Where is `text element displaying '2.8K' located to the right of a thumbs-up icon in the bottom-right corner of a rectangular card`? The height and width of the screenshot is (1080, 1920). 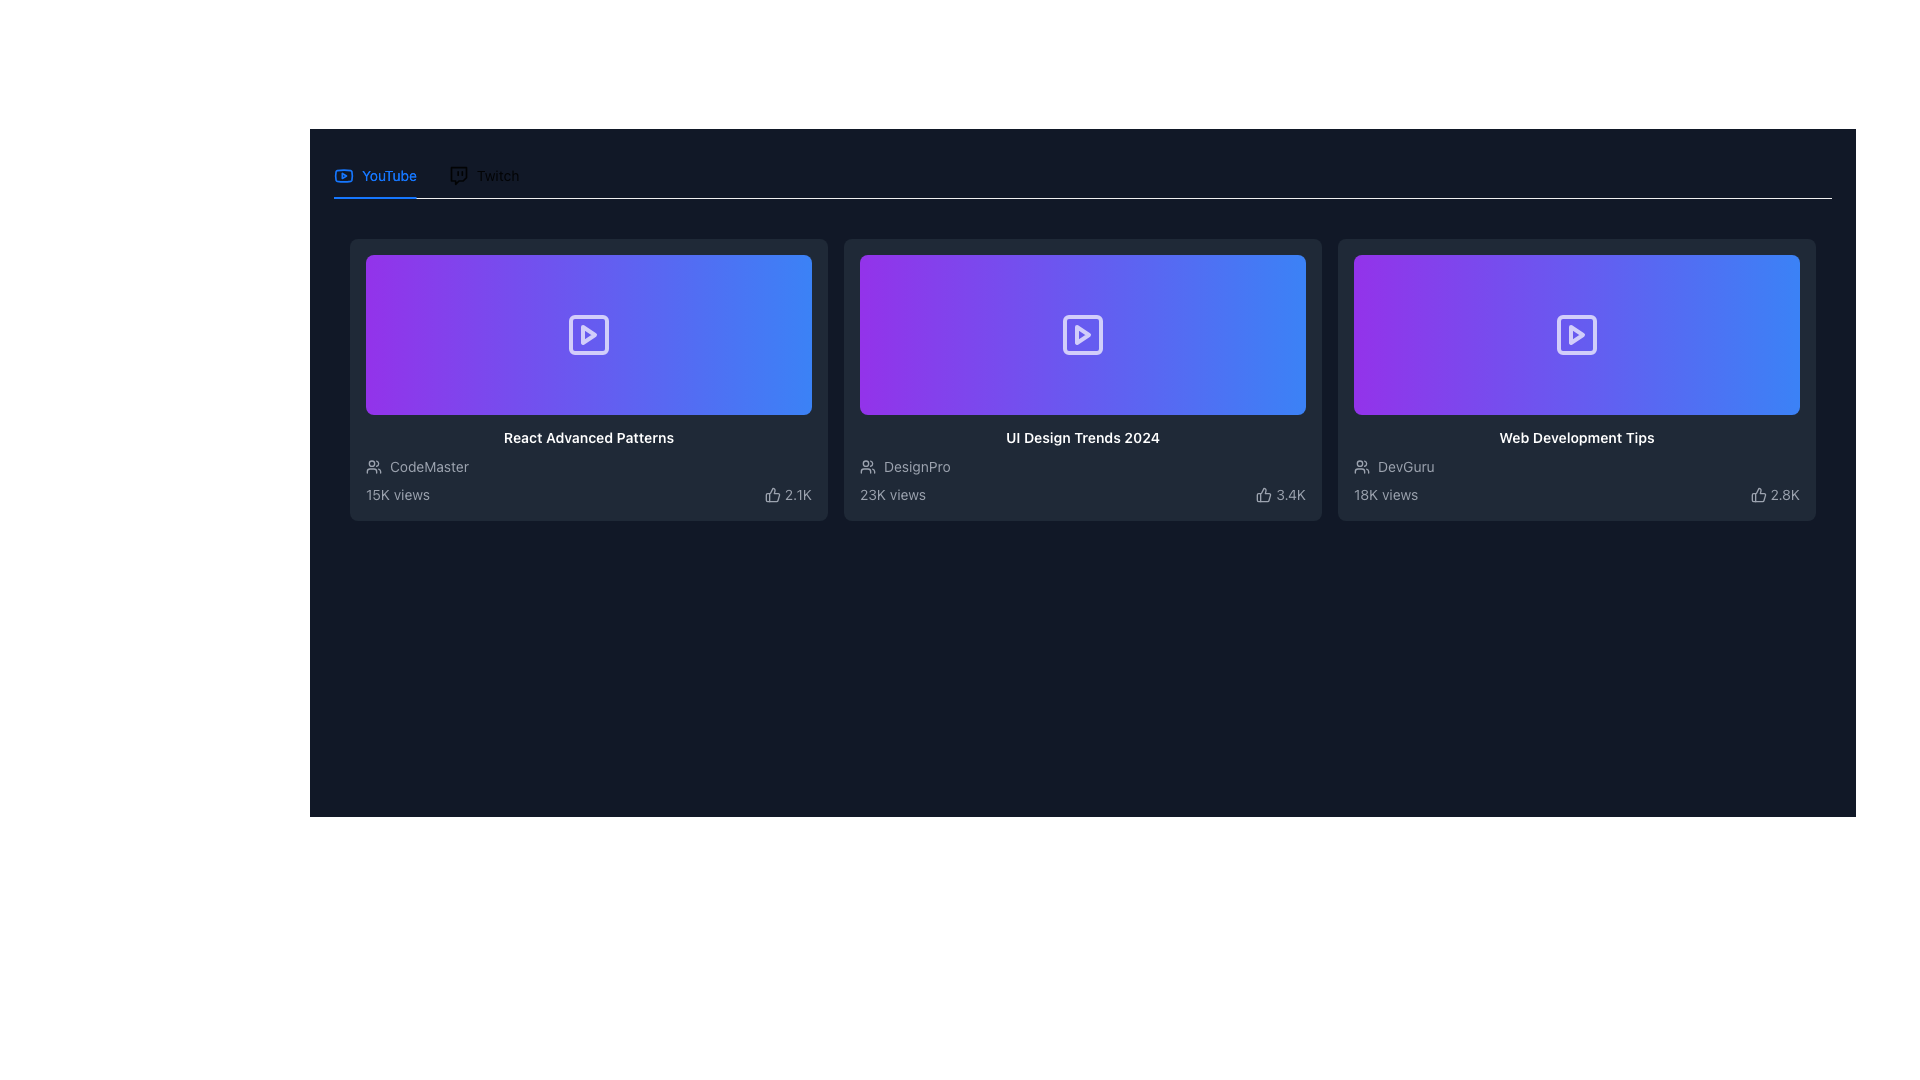
text element displaying '2.8K' located to the right of a thumbs-up icon in the bottom-right corner of a rectangular card is located at coordinates (1785, 494).